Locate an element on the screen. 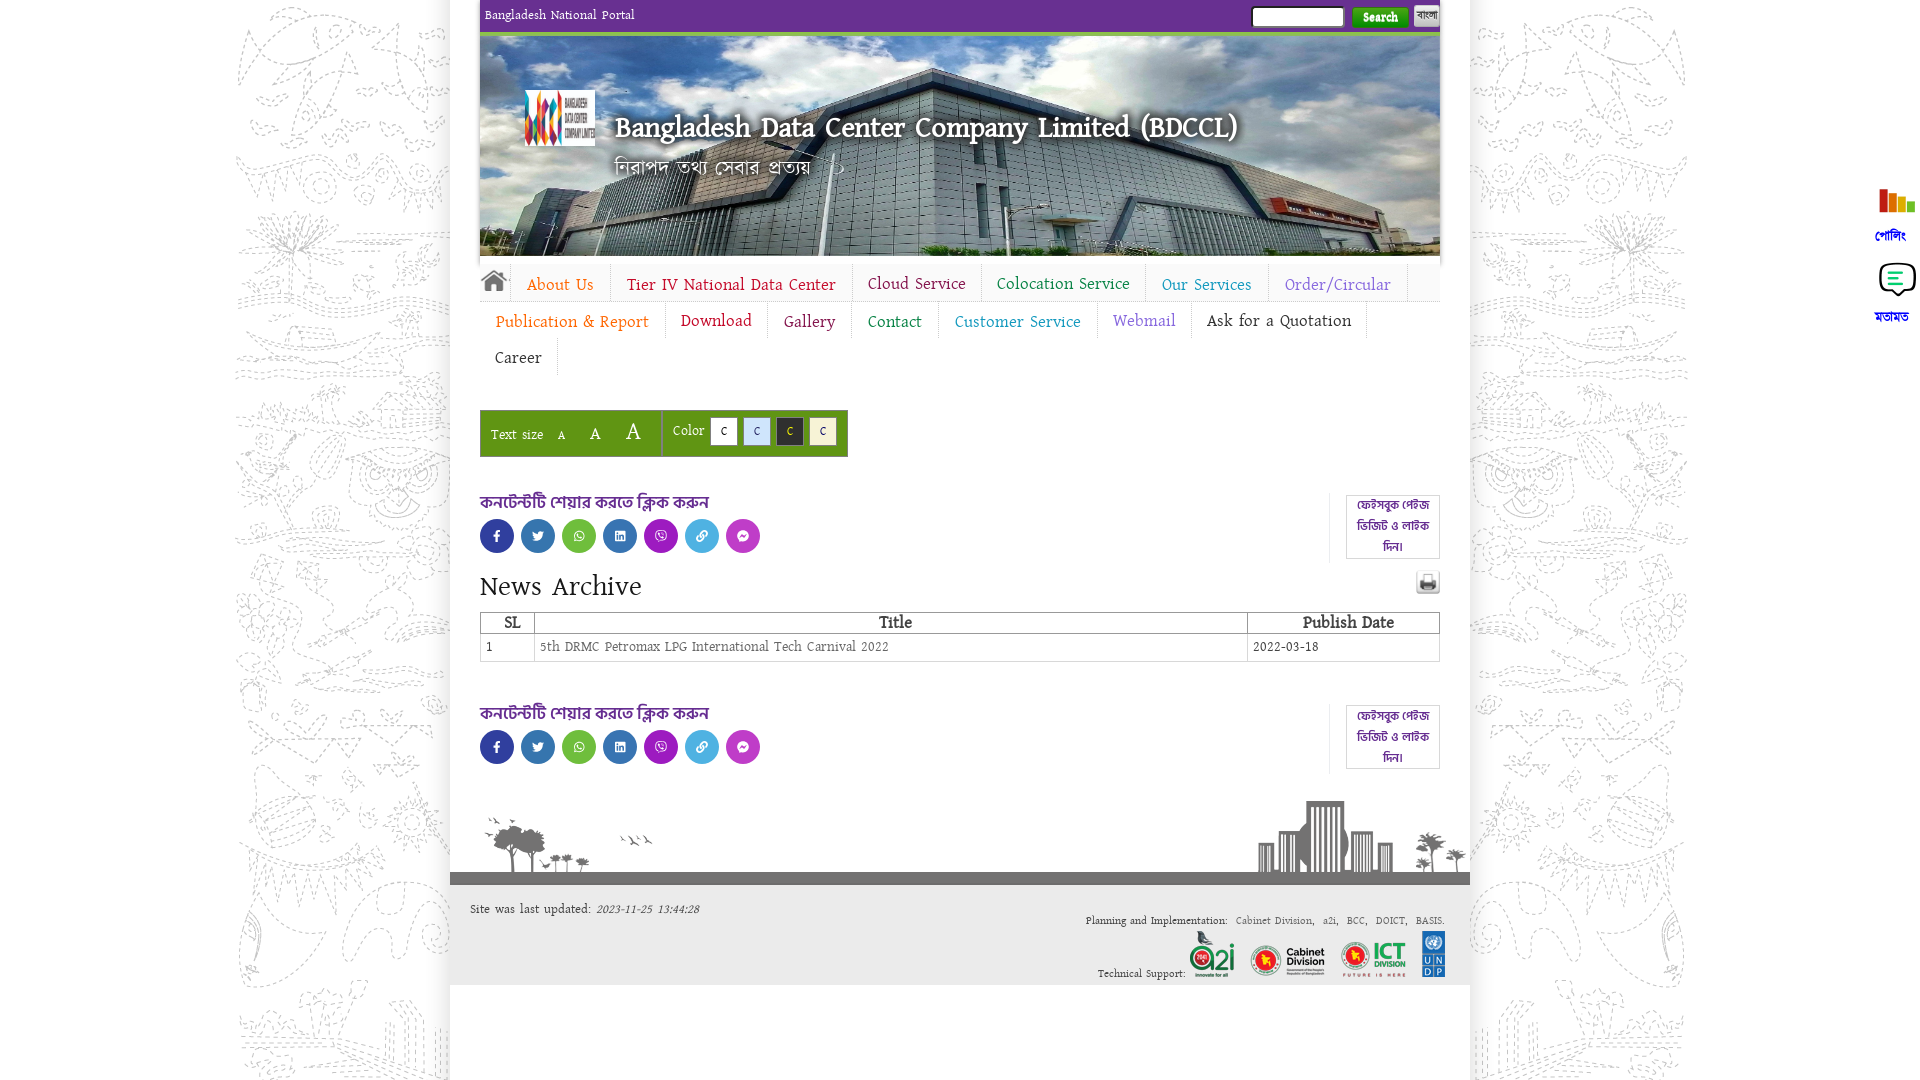  'Career' is located at coordinates (518, 357).